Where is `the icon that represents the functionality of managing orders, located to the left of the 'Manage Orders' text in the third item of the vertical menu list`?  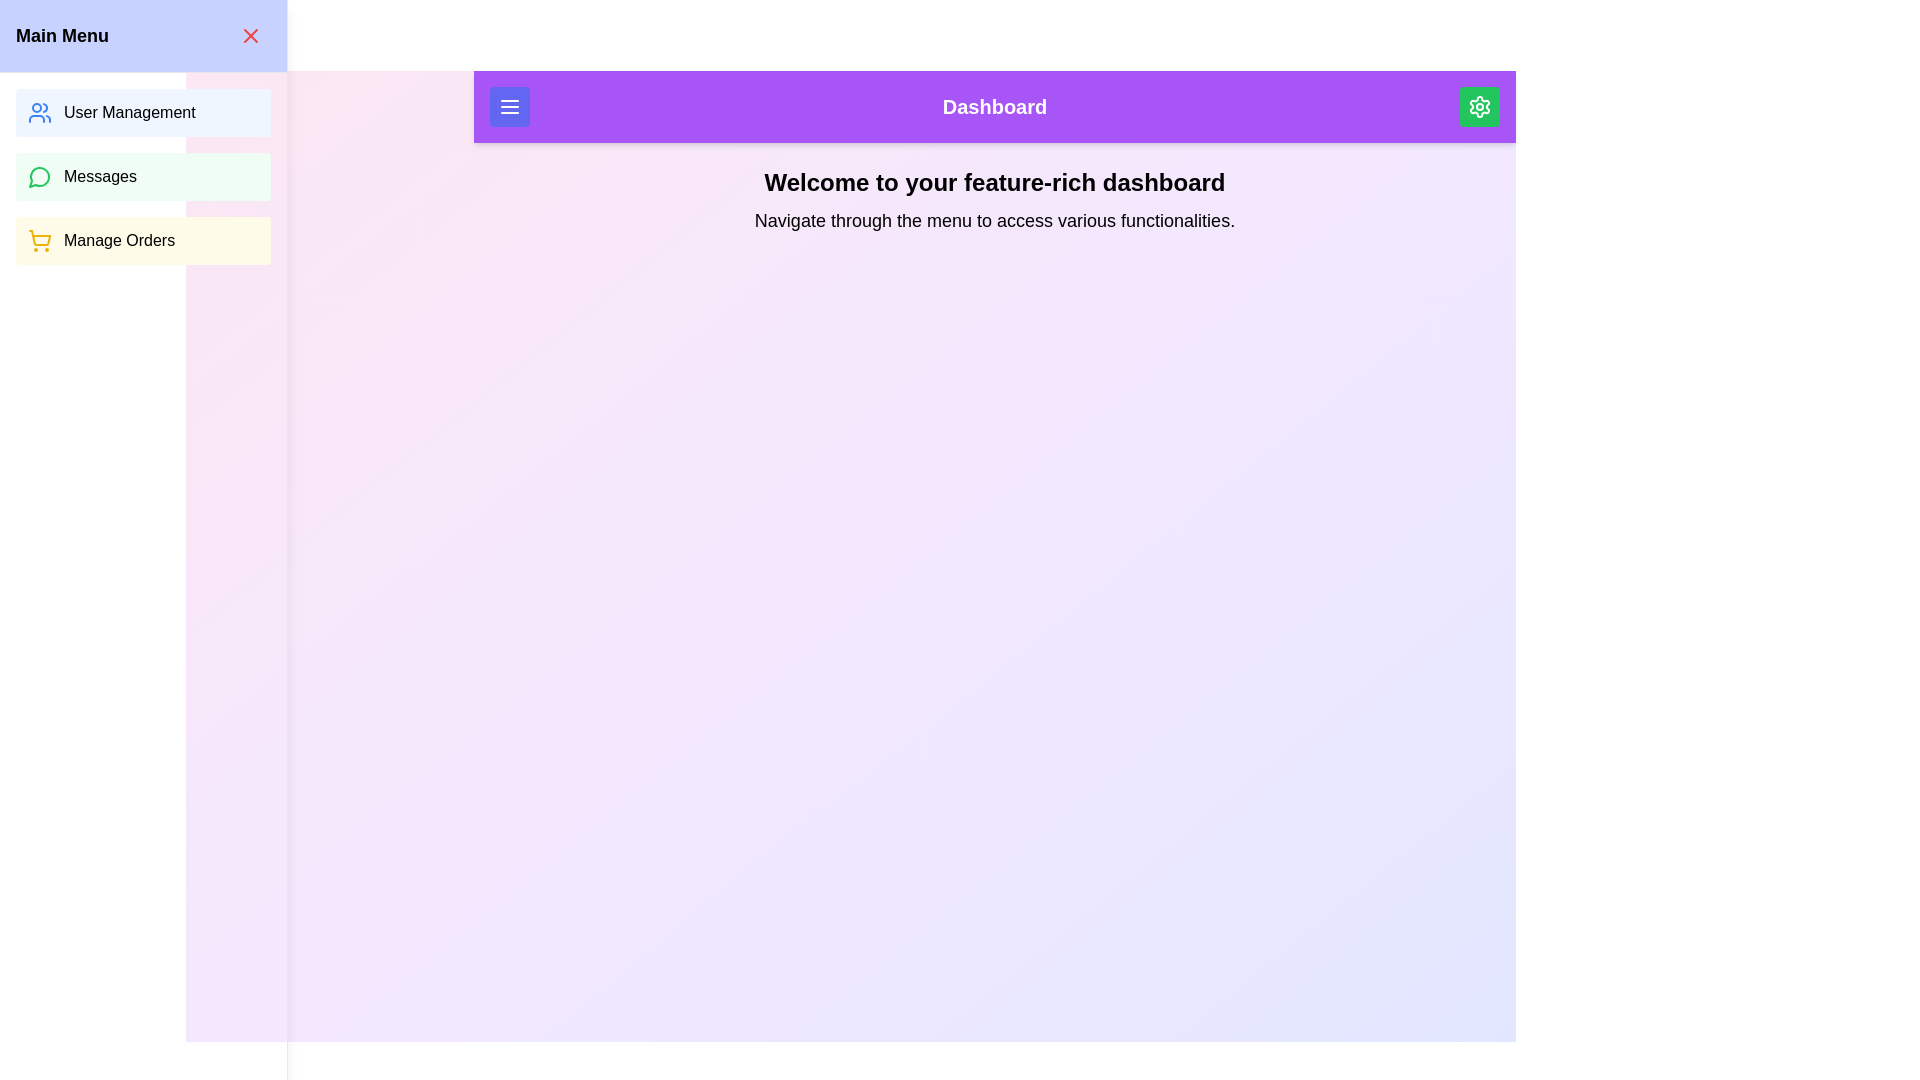 the icon that represents the functionality of managing orders, located to the left of the 'Manage Orders' text in the third item of the vertical menu list is located at coordinates (39, 239).